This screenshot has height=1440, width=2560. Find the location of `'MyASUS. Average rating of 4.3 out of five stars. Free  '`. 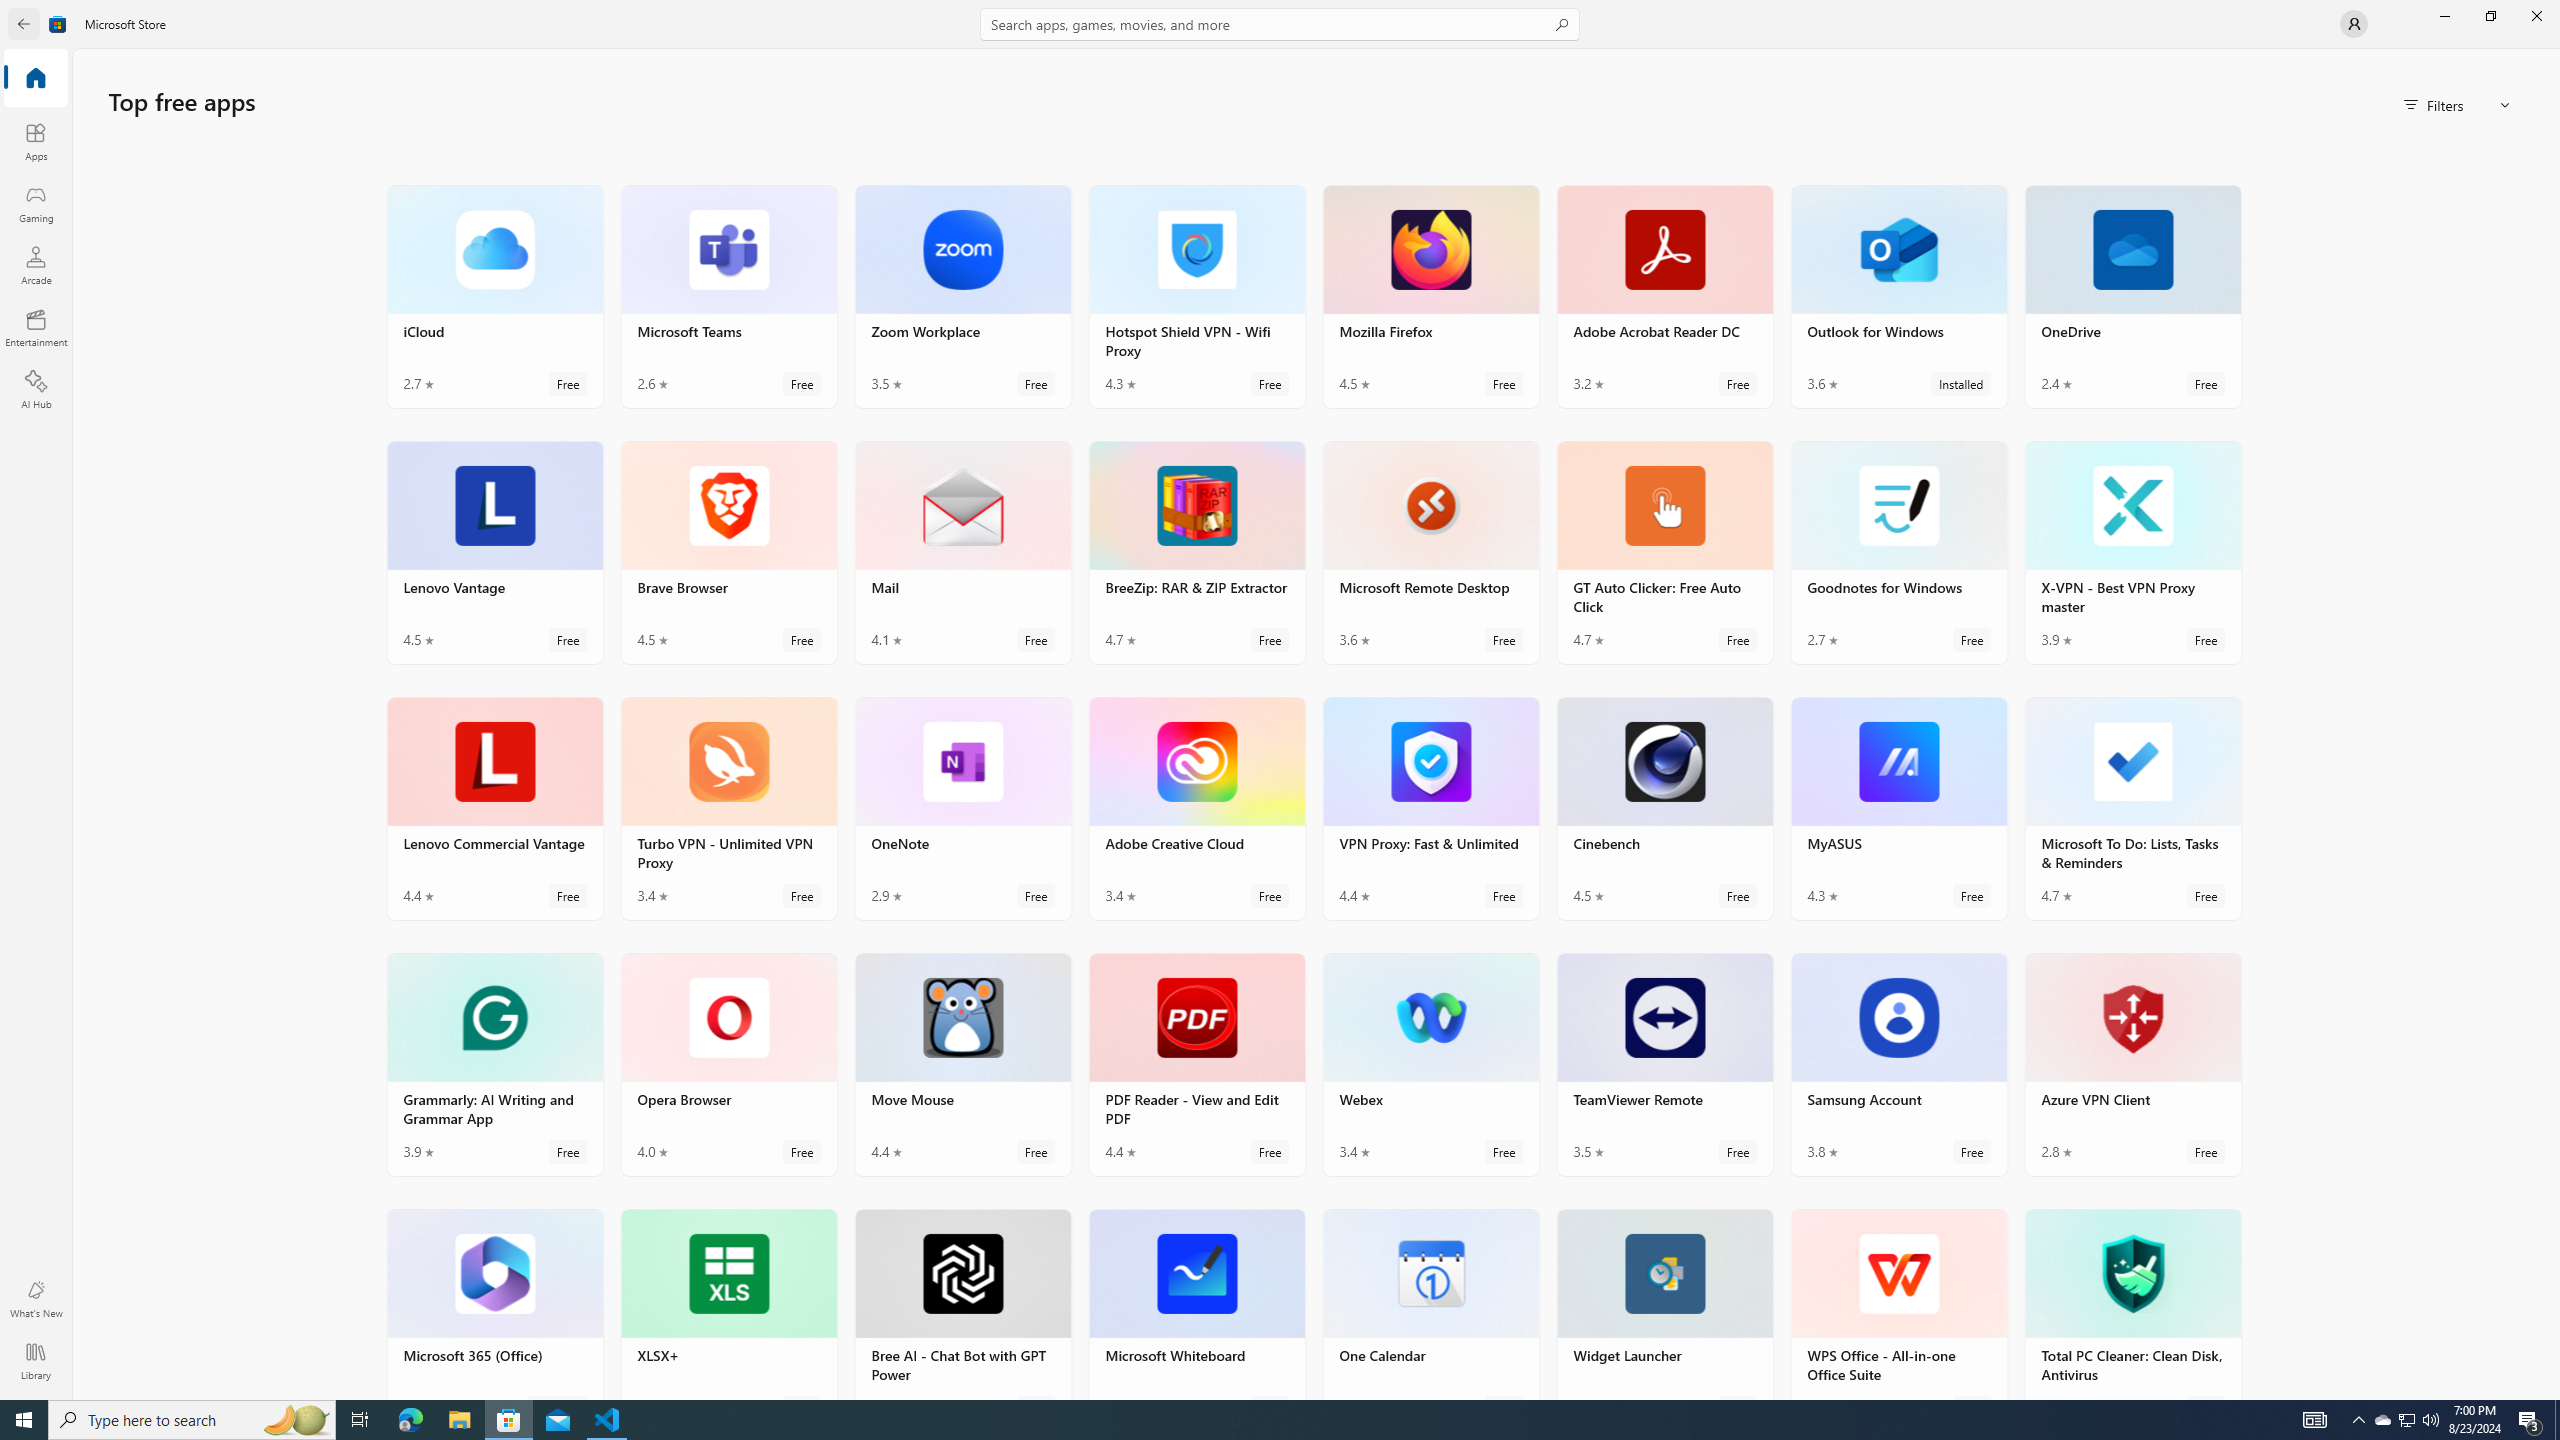

'MyASUS. Average rating of 4.3 out of five stars. Free  ' is located at coordinates (1897, 807).